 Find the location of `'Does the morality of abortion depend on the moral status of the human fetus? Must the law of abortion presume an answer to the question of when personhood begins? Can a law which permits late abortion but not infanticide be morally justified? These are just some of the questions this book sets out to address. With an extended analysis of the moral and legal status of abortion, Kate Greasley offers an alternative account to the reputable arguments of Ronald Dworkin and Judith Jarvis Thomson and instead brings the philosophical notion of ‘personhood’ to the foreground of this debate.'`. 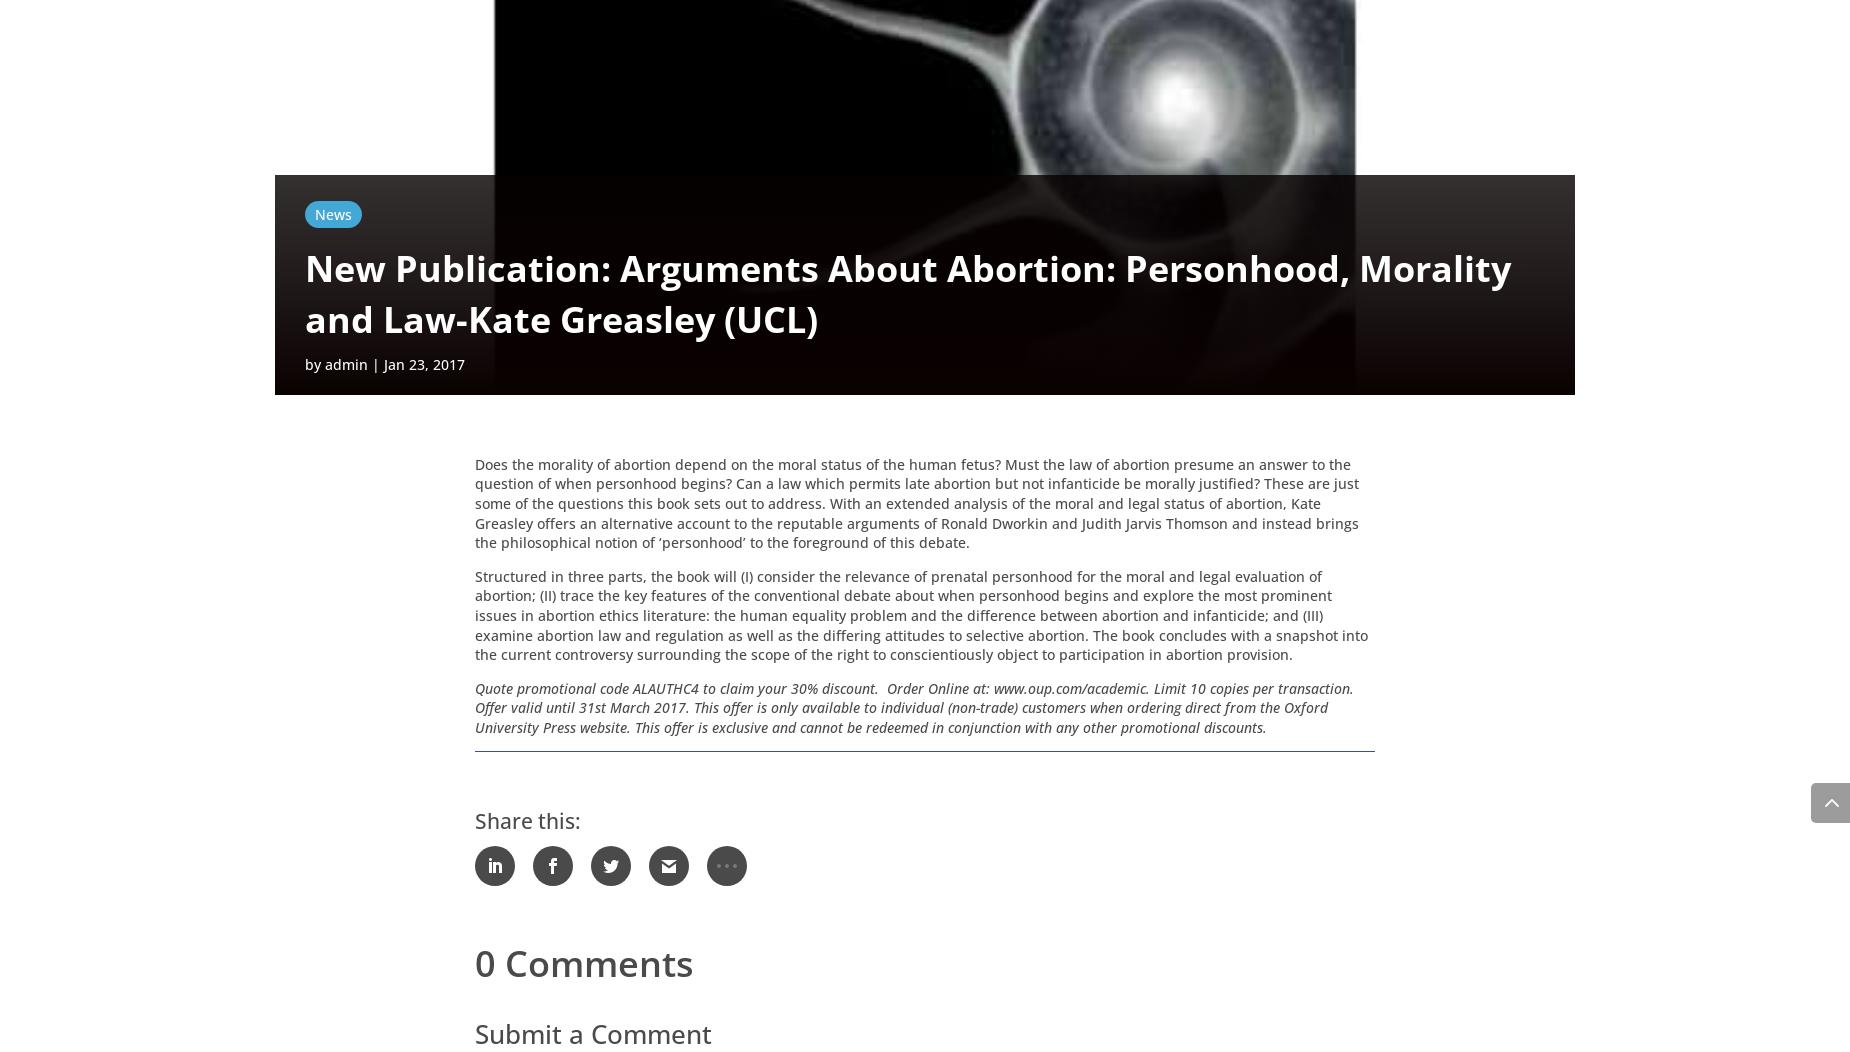

'Does the morality of abortion depend on the moral status of the human fetus? Must the law of abortion presume an answer to the question of when personhood begins? Can a law which permits late abortion but not infanticide be morally justified? These are just some of the questions this book sets out to address. With an extended analysis of the moral and legal status of abortion, Kate Greasley offers an alternative account to the reputable arguments of Ronald Dworkin and Judith Jarvis Thomson and instead brings the philosophical notion of ‘personhood’ to the foreground of this debate.' is located at coordinates (917, 505).